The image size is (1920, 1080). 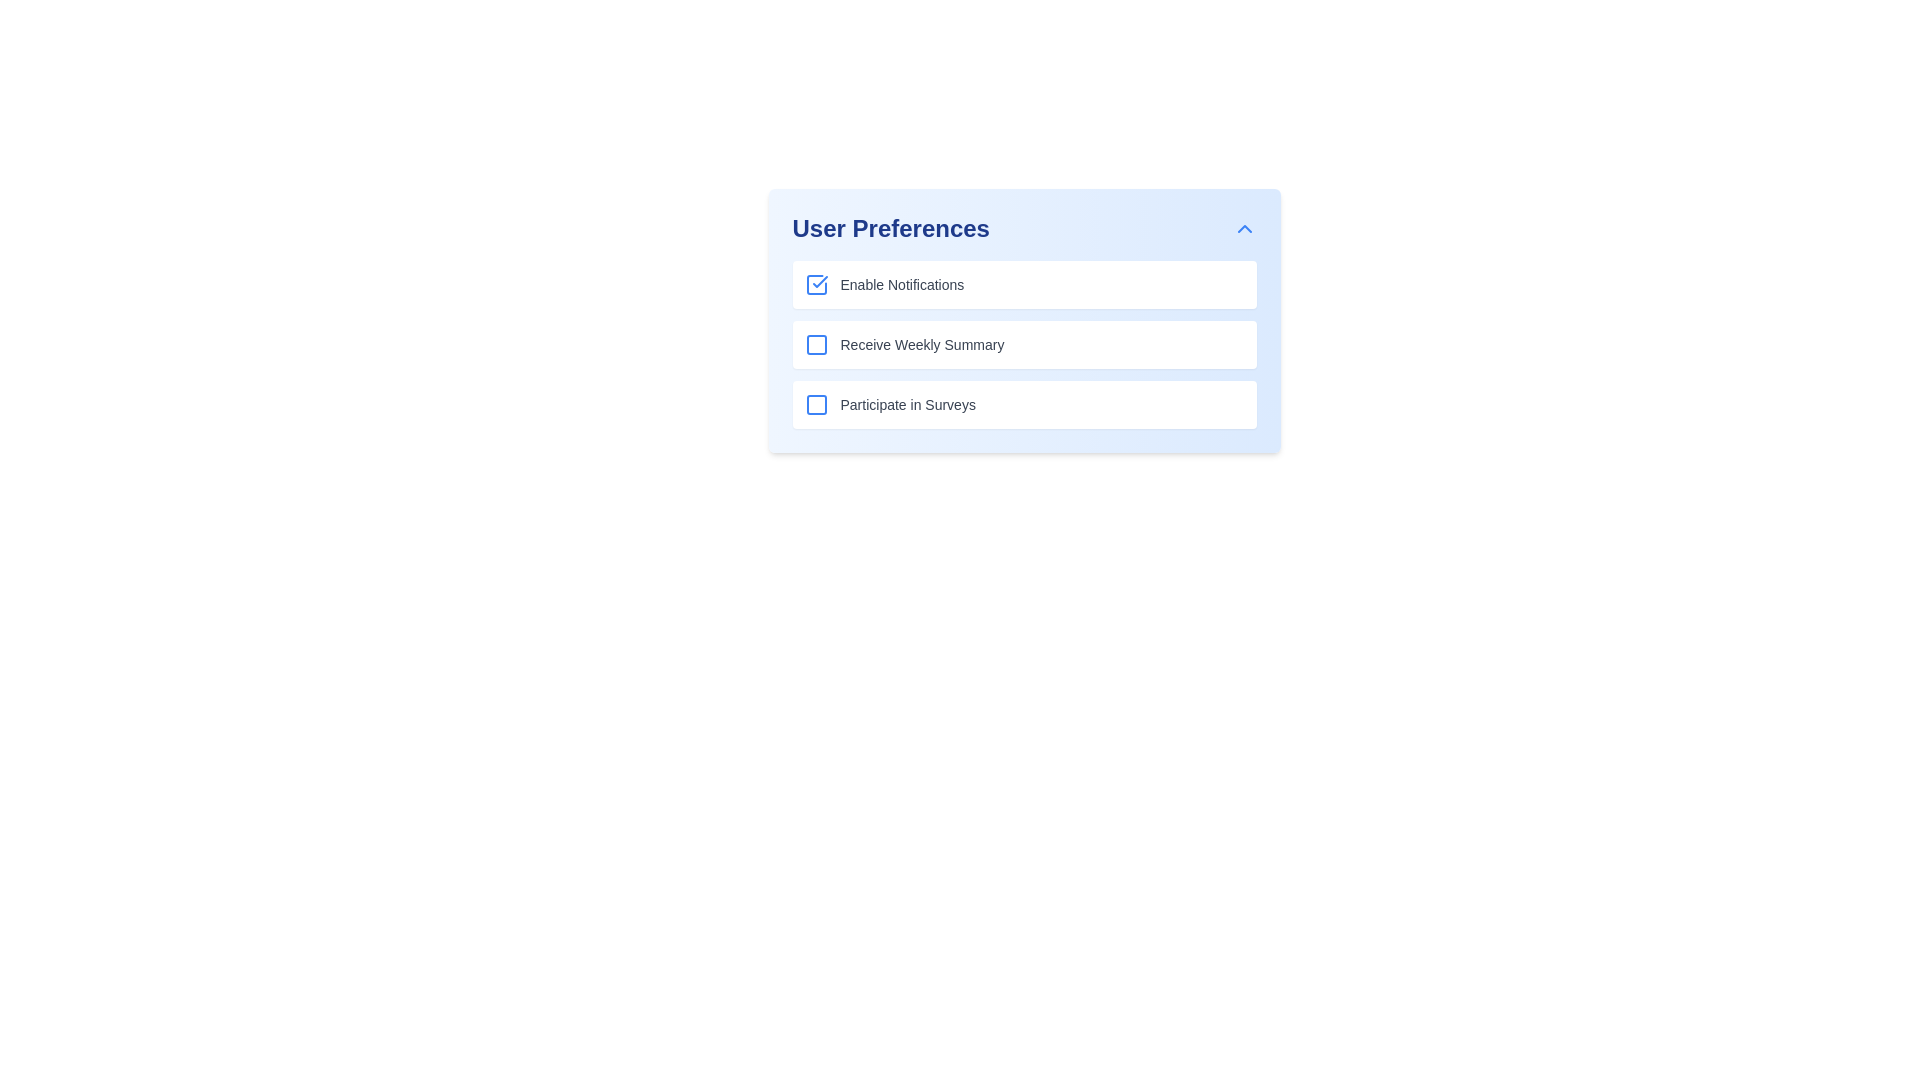 I want to click on the Interactive Icon located in the upper right corner of the 'User Preferences' section, so click(x=1243, y=227).